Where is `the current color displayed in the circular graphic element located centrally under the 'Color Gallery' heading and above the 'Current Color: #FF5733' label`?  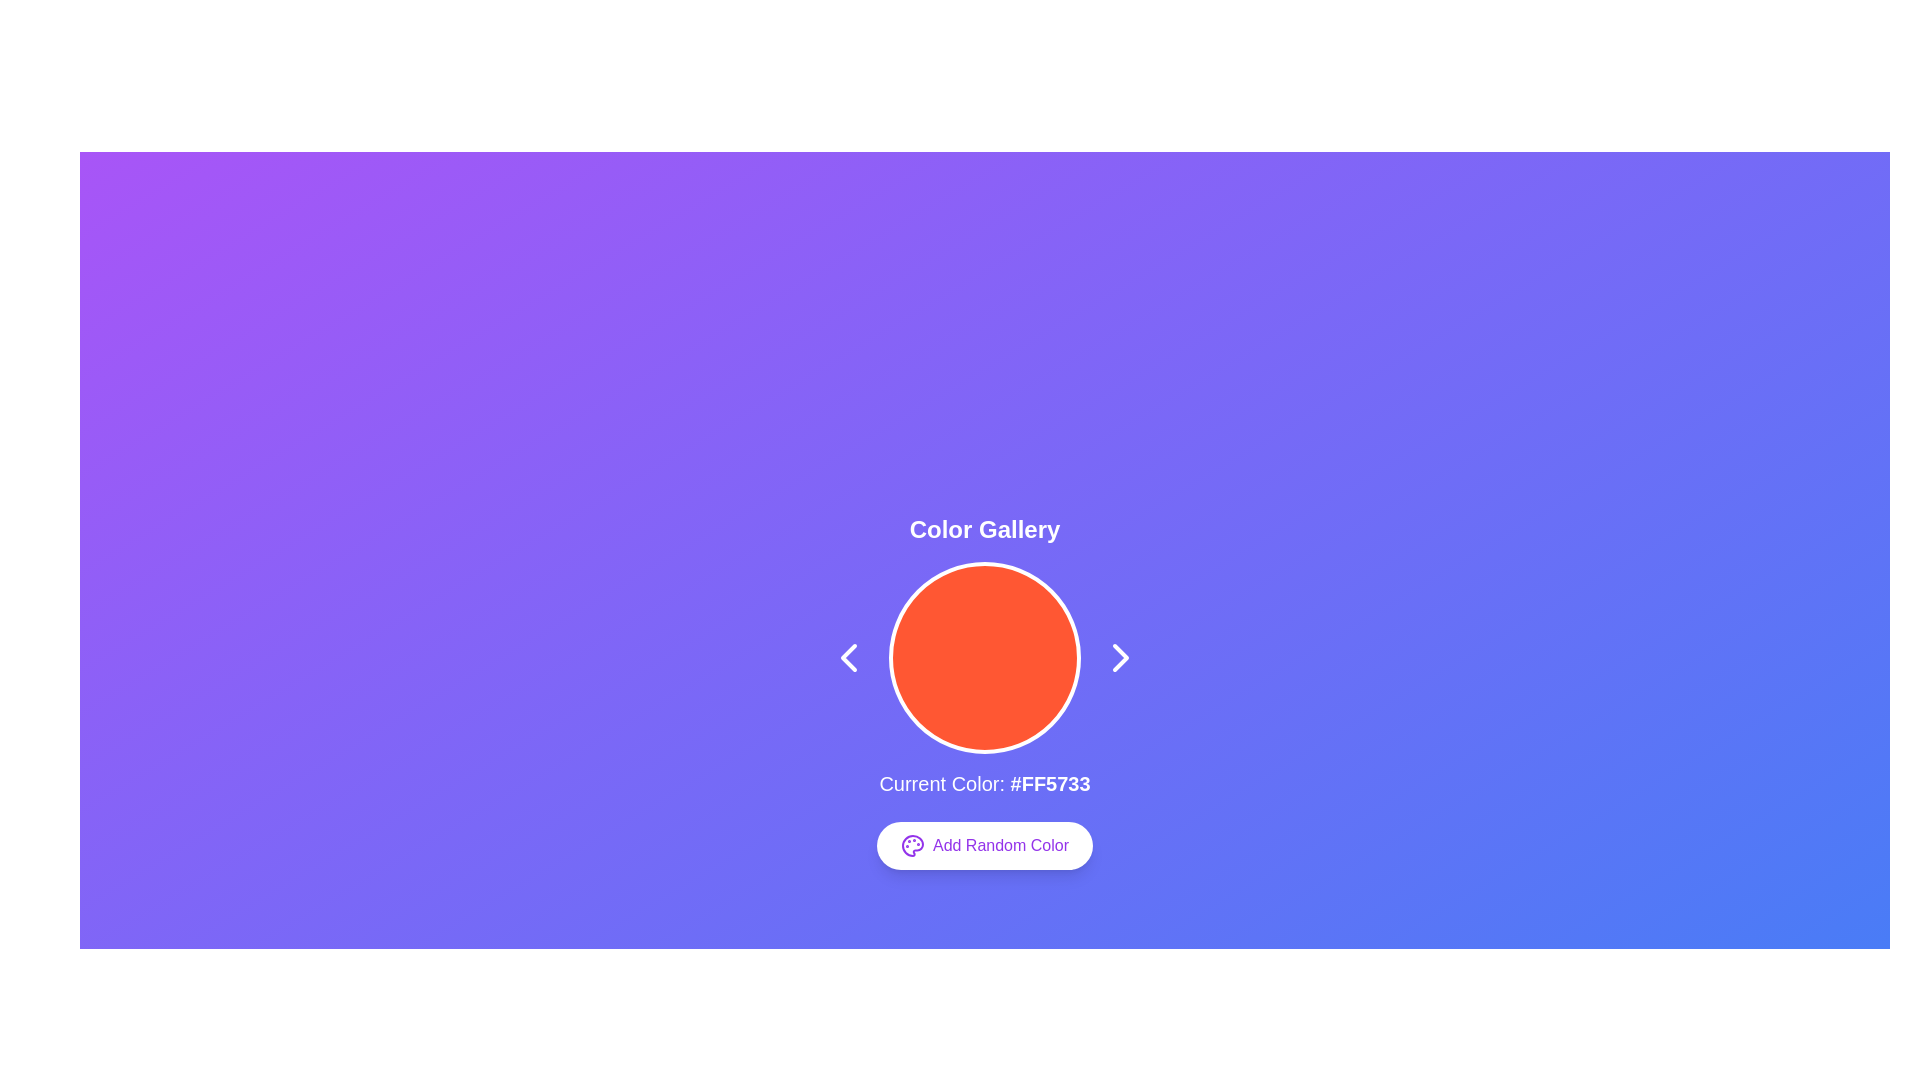
the current color displayed in the circular graphic element located centrally under the 'Color Gallery' heading and above the 'Current Color: #FF5733' label is located at coordinates (984, 658).